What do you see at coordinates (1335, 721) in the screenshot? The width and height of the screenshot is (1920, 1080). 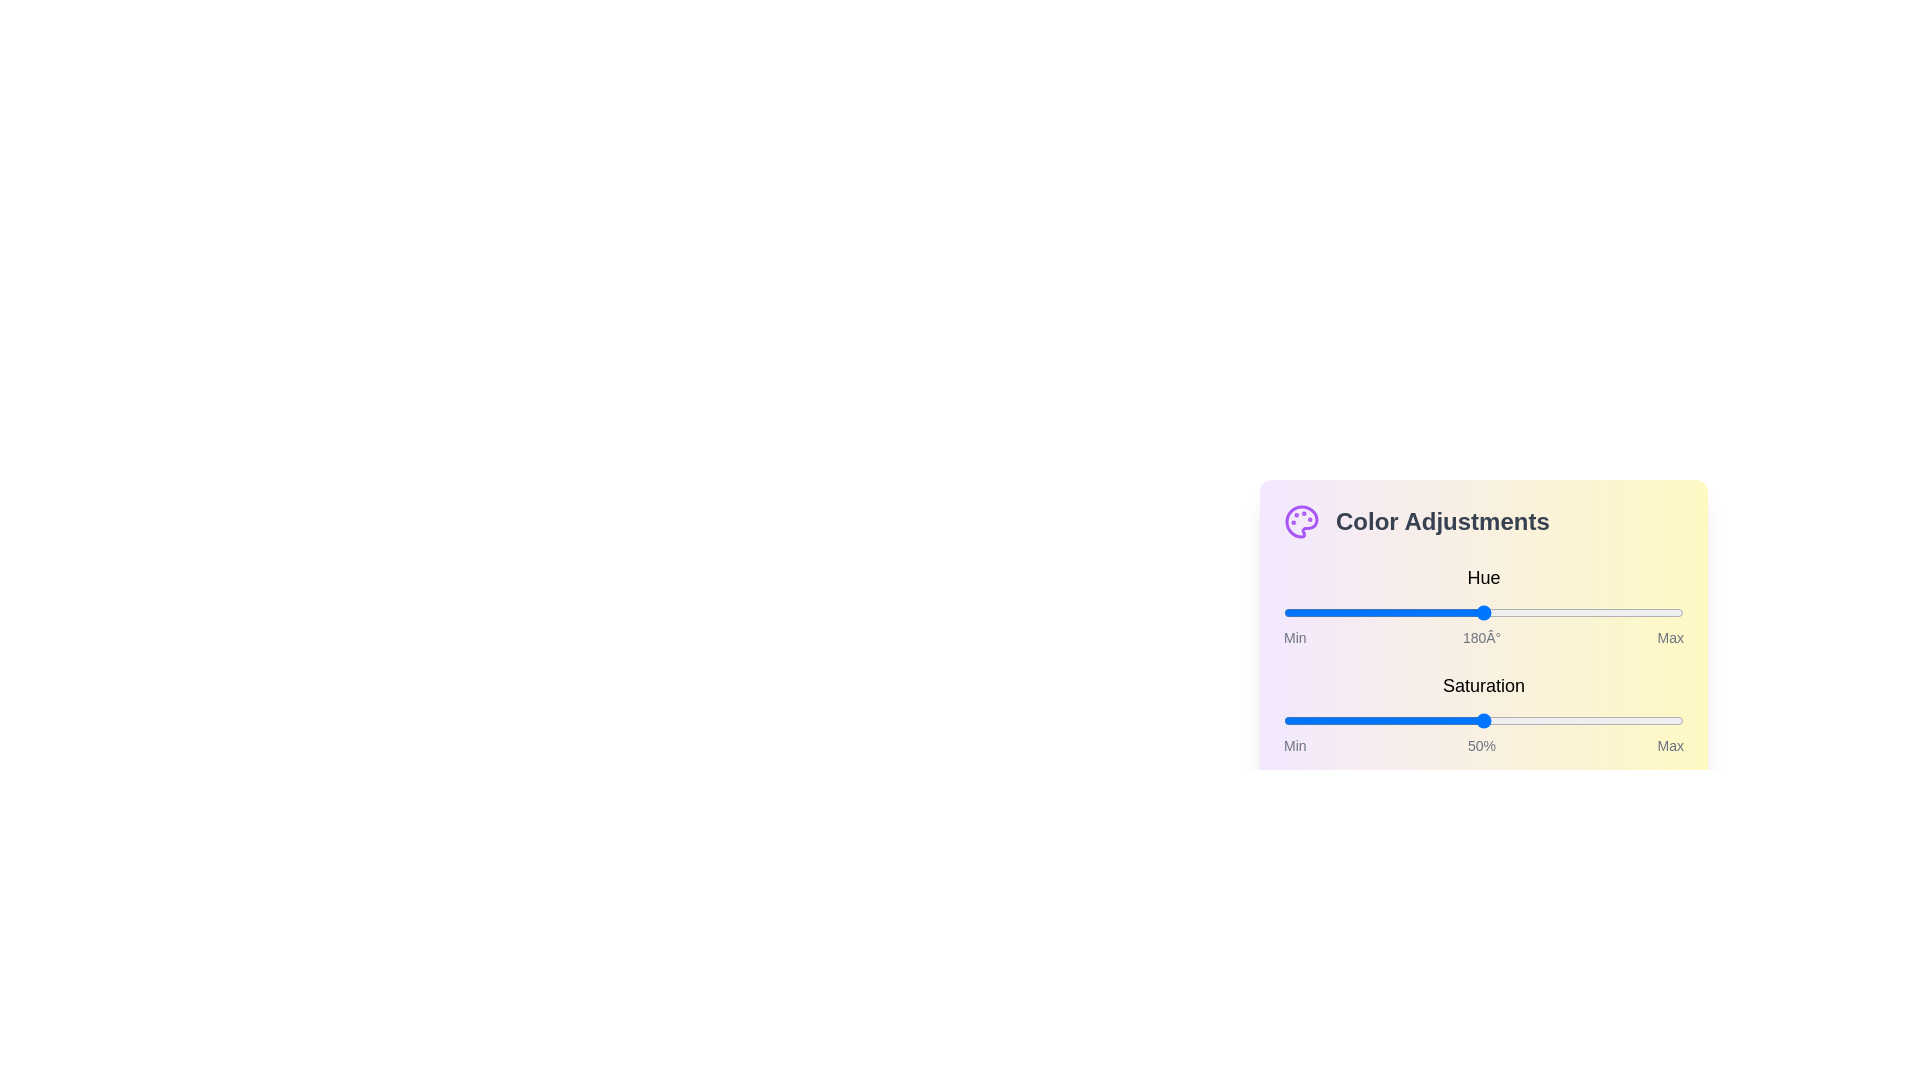 I see `the saturation slider to 13` at bounding box center [1335, 721].